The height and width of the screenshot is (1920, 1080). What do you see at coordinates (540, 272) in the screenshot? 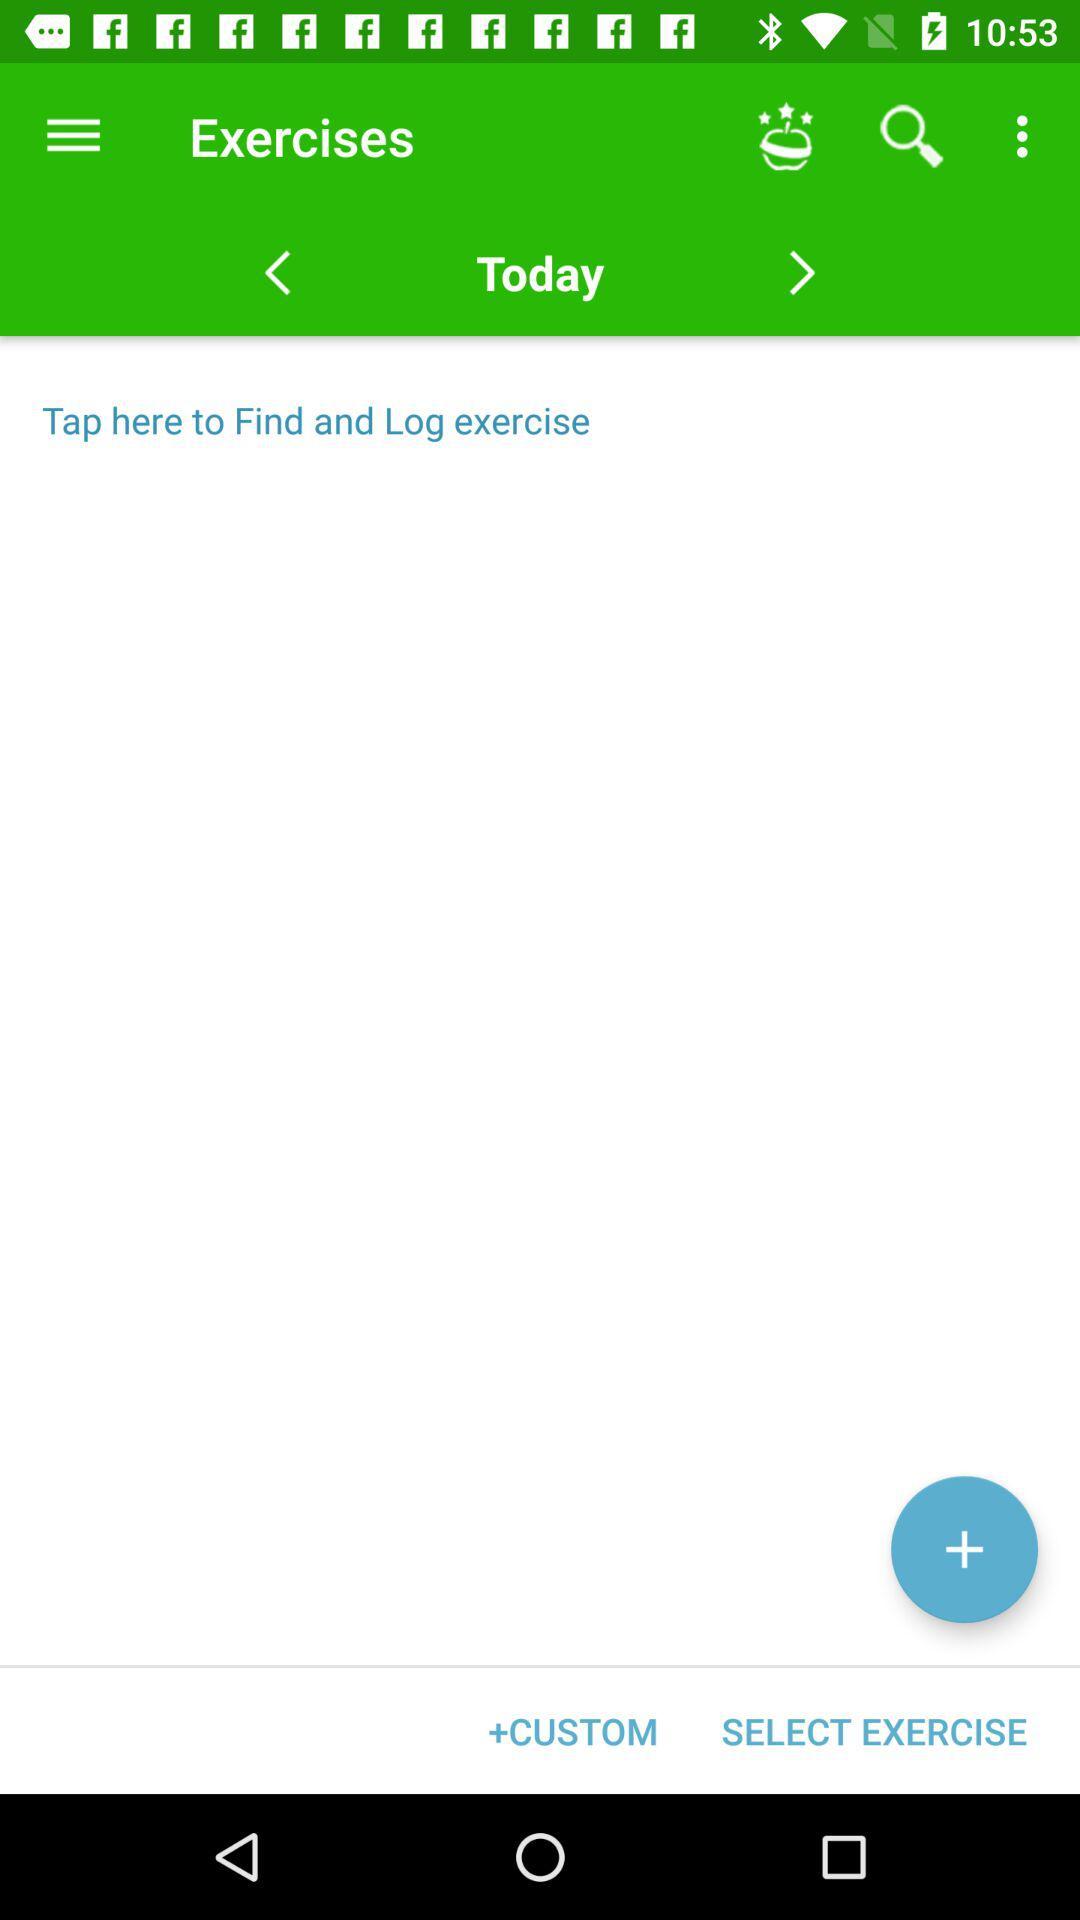
I see `today` at bounding box center [540, 272].